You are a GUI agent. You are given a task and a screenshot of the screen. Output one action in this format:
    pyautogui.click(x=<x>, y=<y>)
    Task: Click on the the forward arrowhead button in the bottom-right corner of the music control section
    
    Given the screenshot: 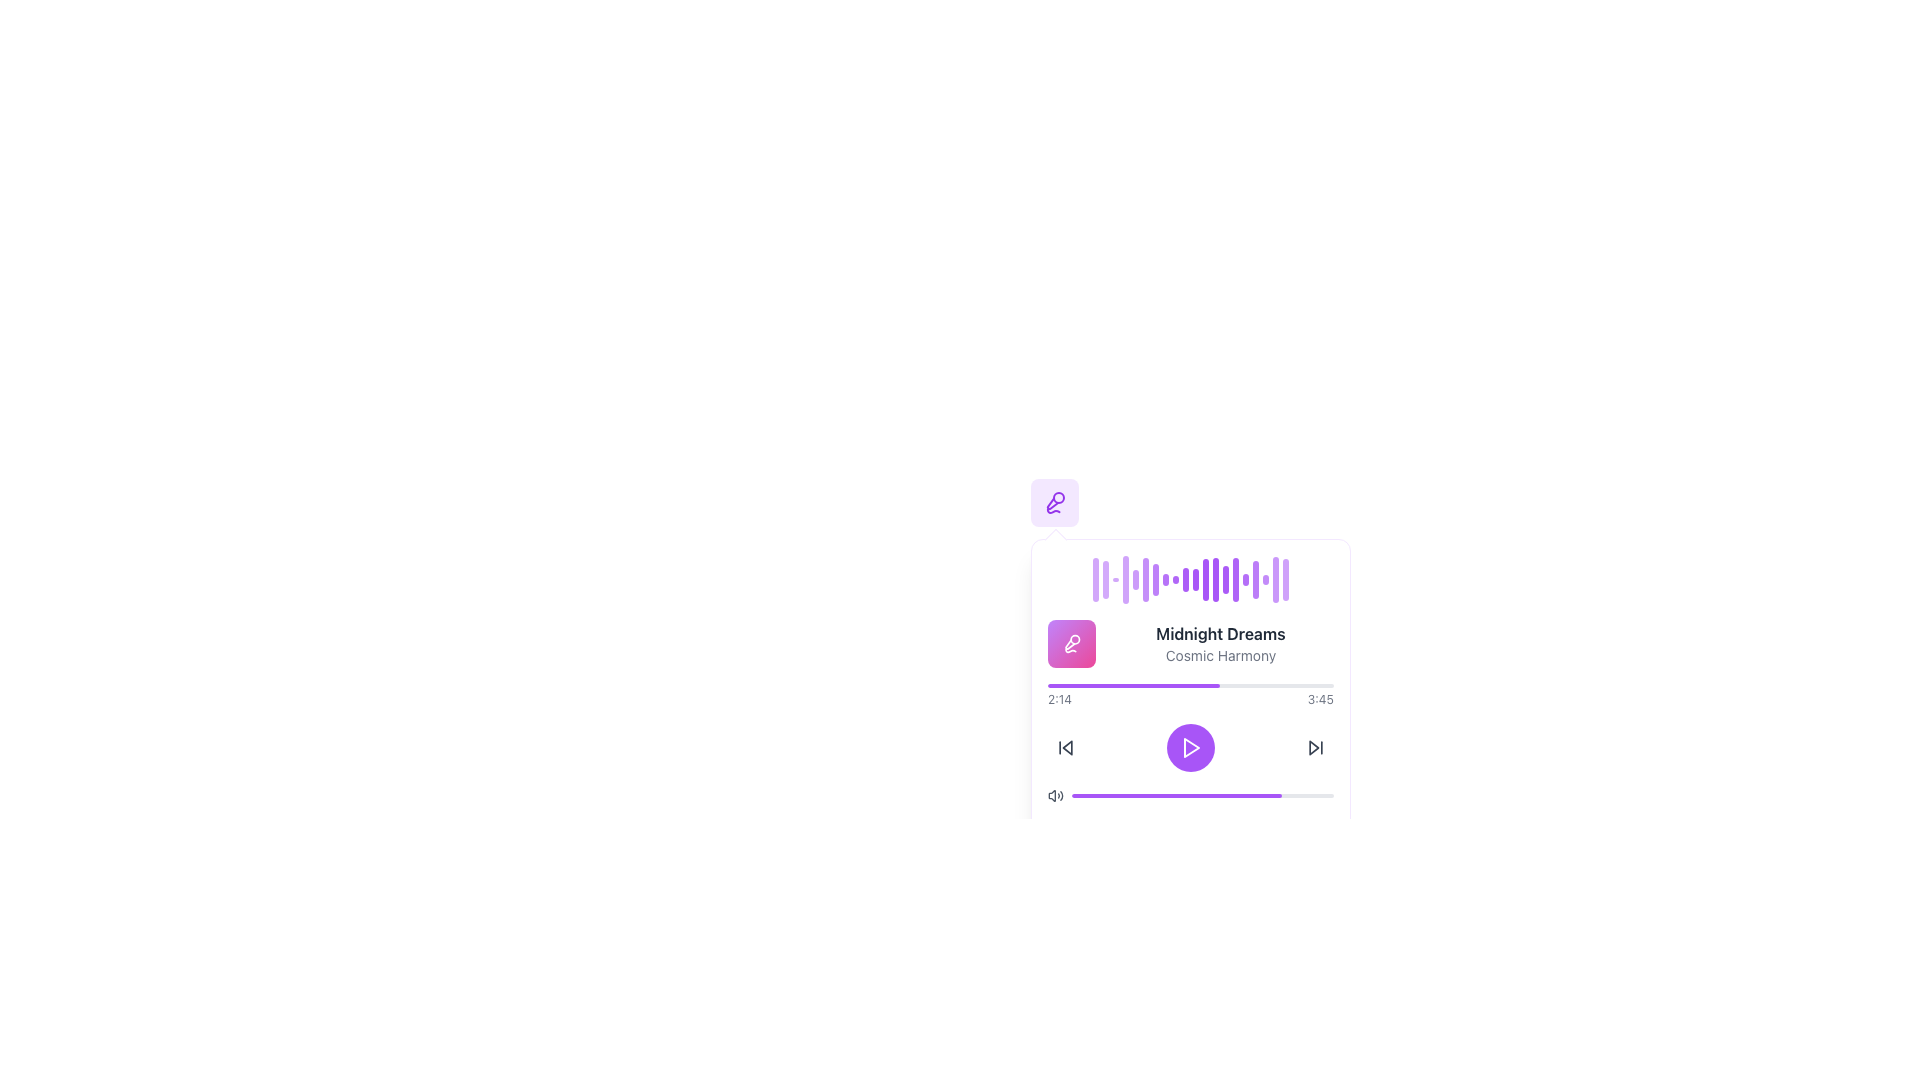 What is the action you would take?
    pyautogui.click(x=1315, y=748)
    